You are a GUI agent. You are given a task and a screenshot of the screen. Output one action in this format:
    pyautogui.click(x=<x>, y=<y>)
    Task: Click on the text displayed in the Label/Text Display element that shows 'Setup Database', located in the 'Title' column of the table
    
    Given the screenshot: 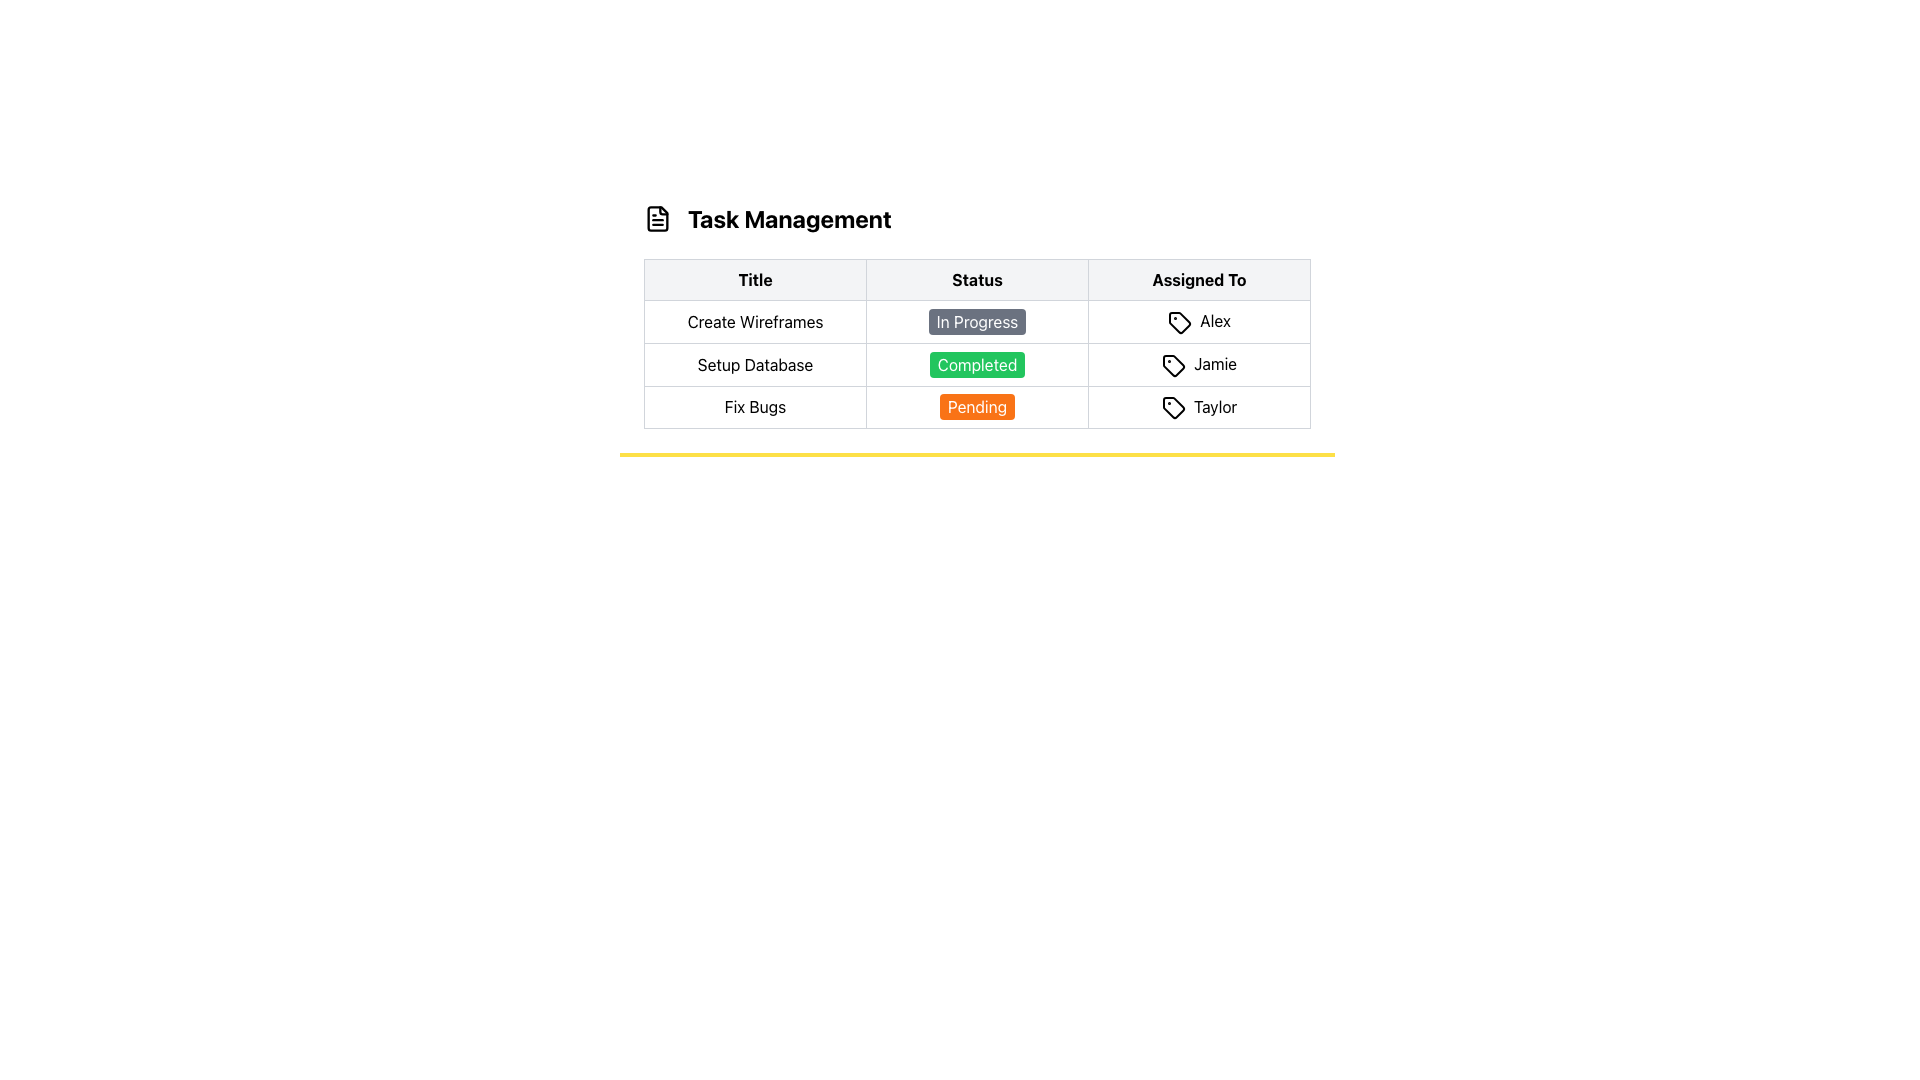 What is the action you would take?
    pyautogui.click(x=754, y=364)
    